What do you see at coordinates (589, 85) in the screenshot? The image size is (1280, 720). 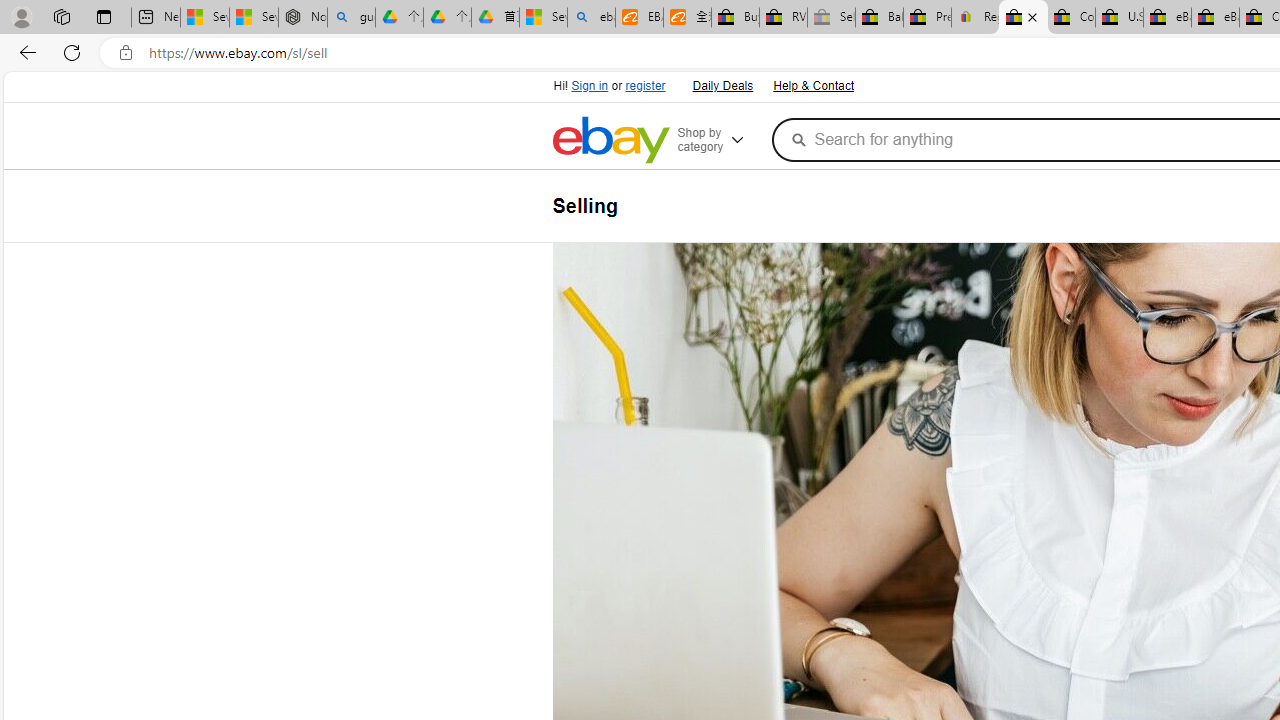 I see `'Sign in'` at bounding box center [589, 85].